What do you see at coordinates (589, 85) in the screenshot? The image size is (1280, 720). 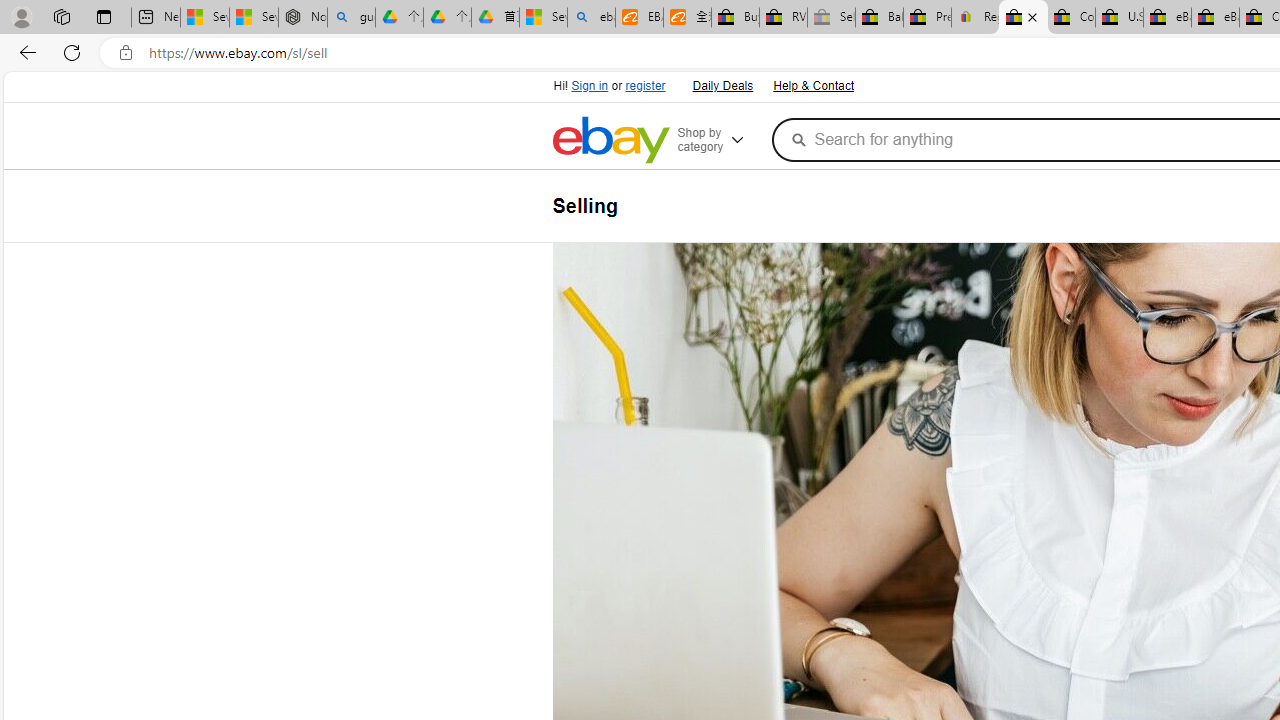 I see `'Sign in'` at bounding box center [589, 85].